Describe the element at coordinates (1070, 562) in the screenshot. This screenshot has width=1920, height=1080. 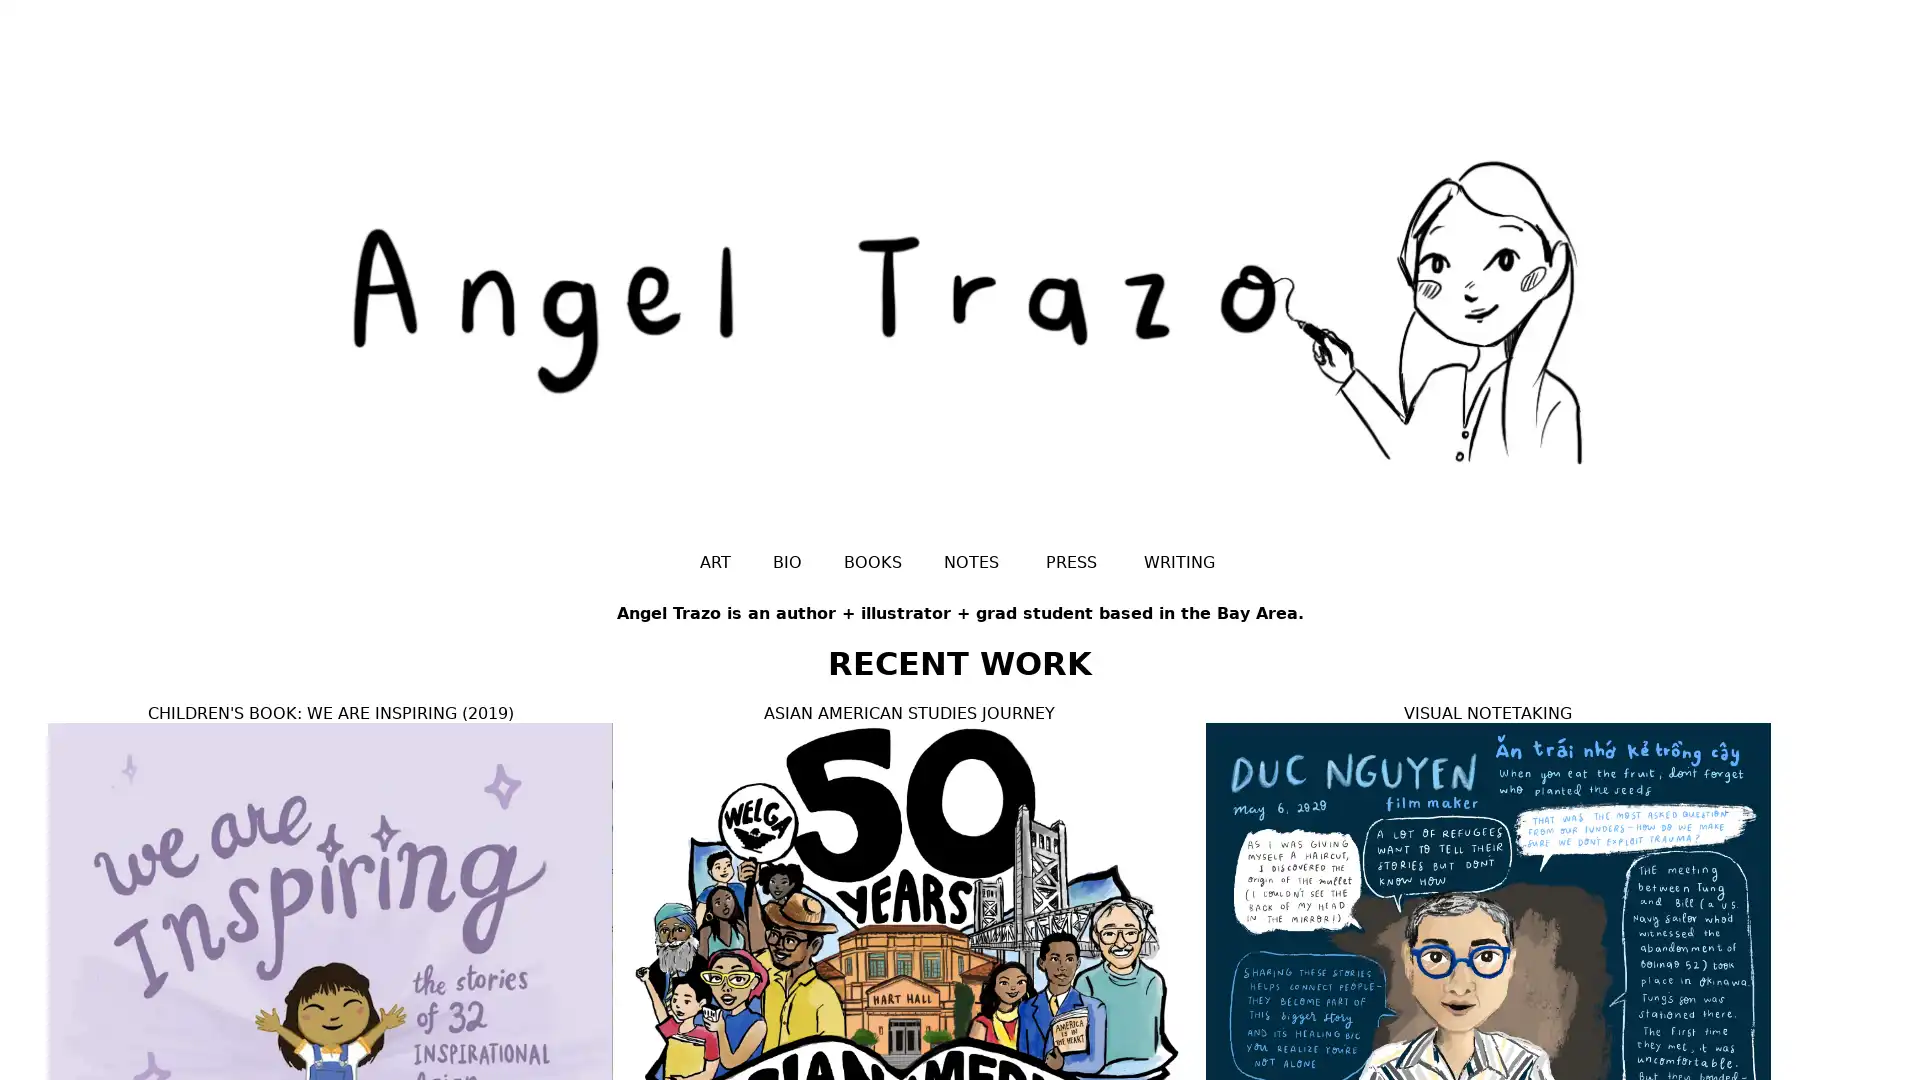
I see `PRESS` at that location.